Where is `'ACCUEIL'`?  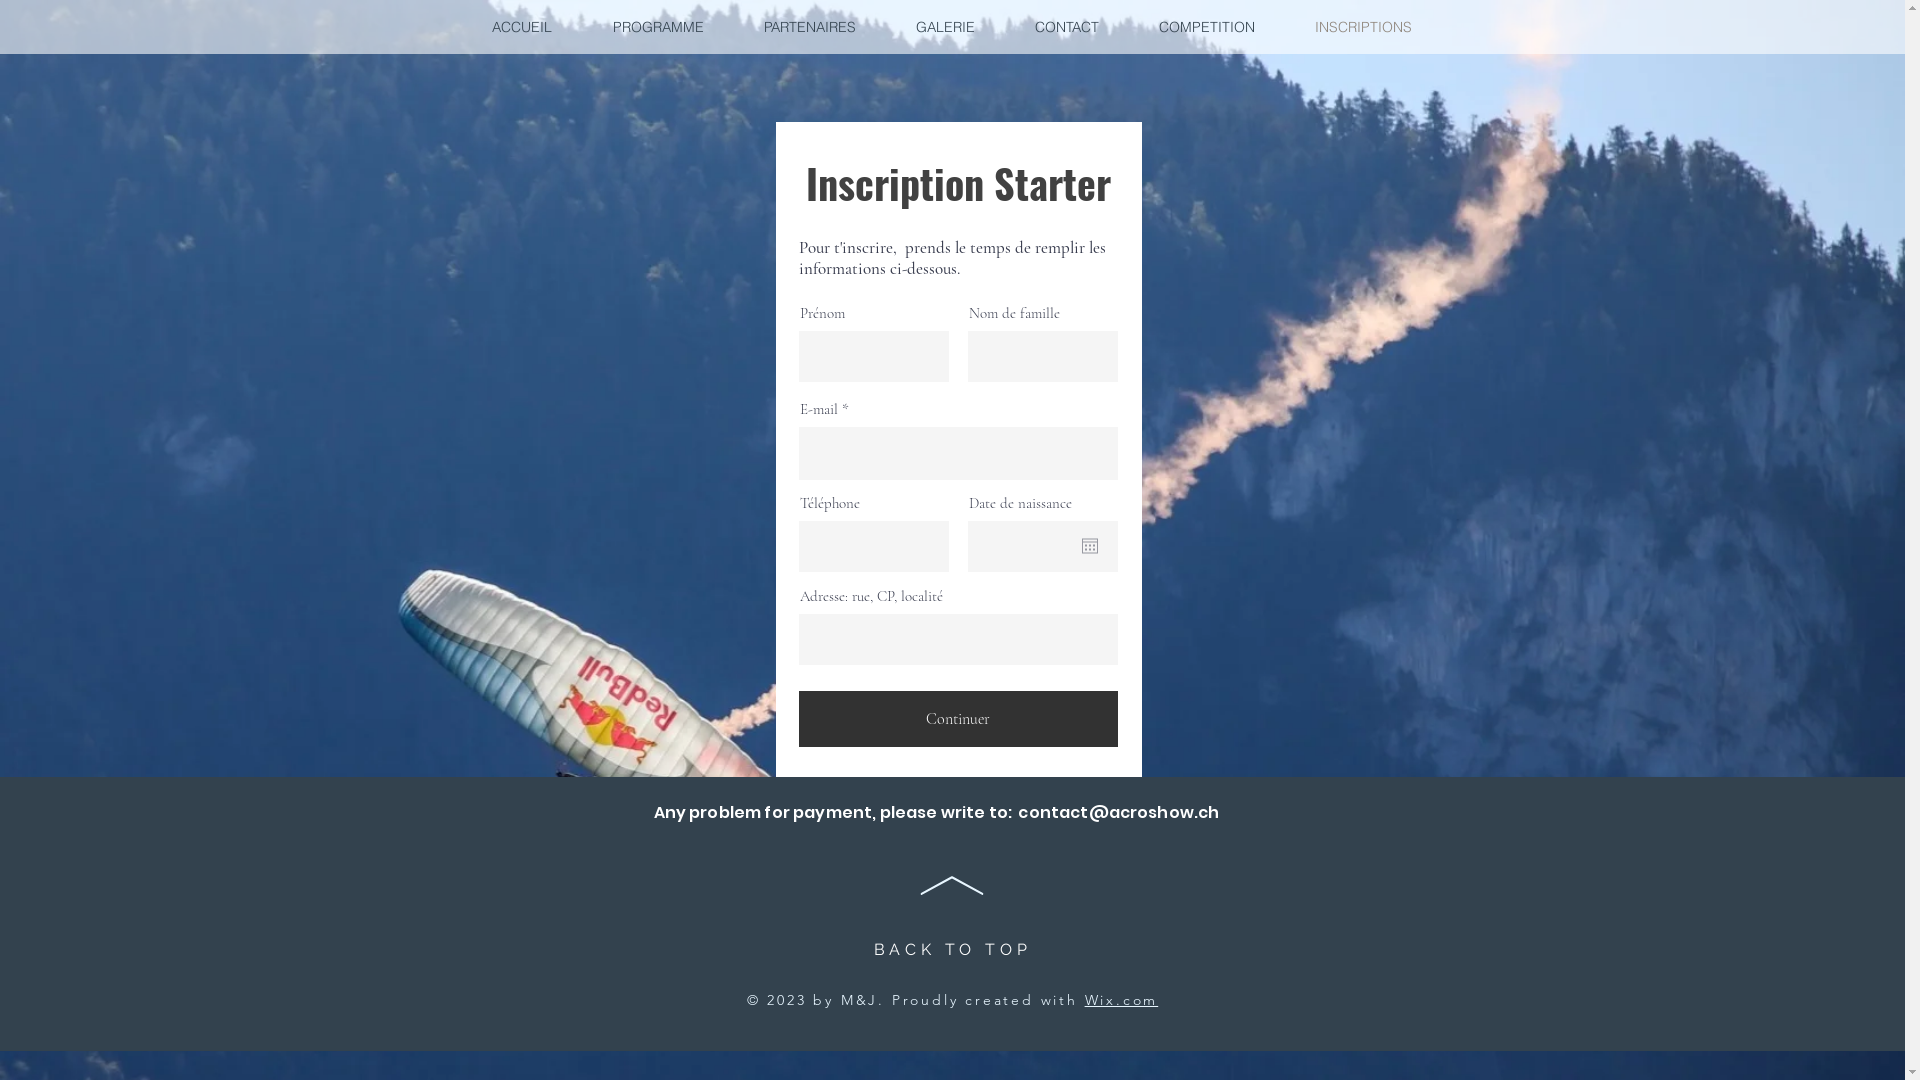
'ACCUEIL' is located at coordinates (522, 27).